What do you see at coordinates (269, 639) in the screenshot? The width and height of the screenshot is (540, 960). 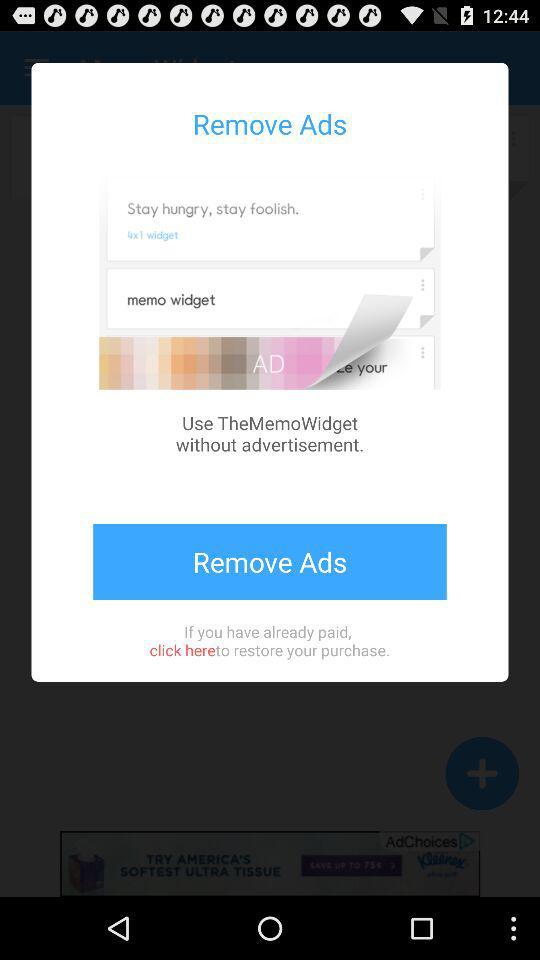 I see `if you have` at bounding box center [269, 639].